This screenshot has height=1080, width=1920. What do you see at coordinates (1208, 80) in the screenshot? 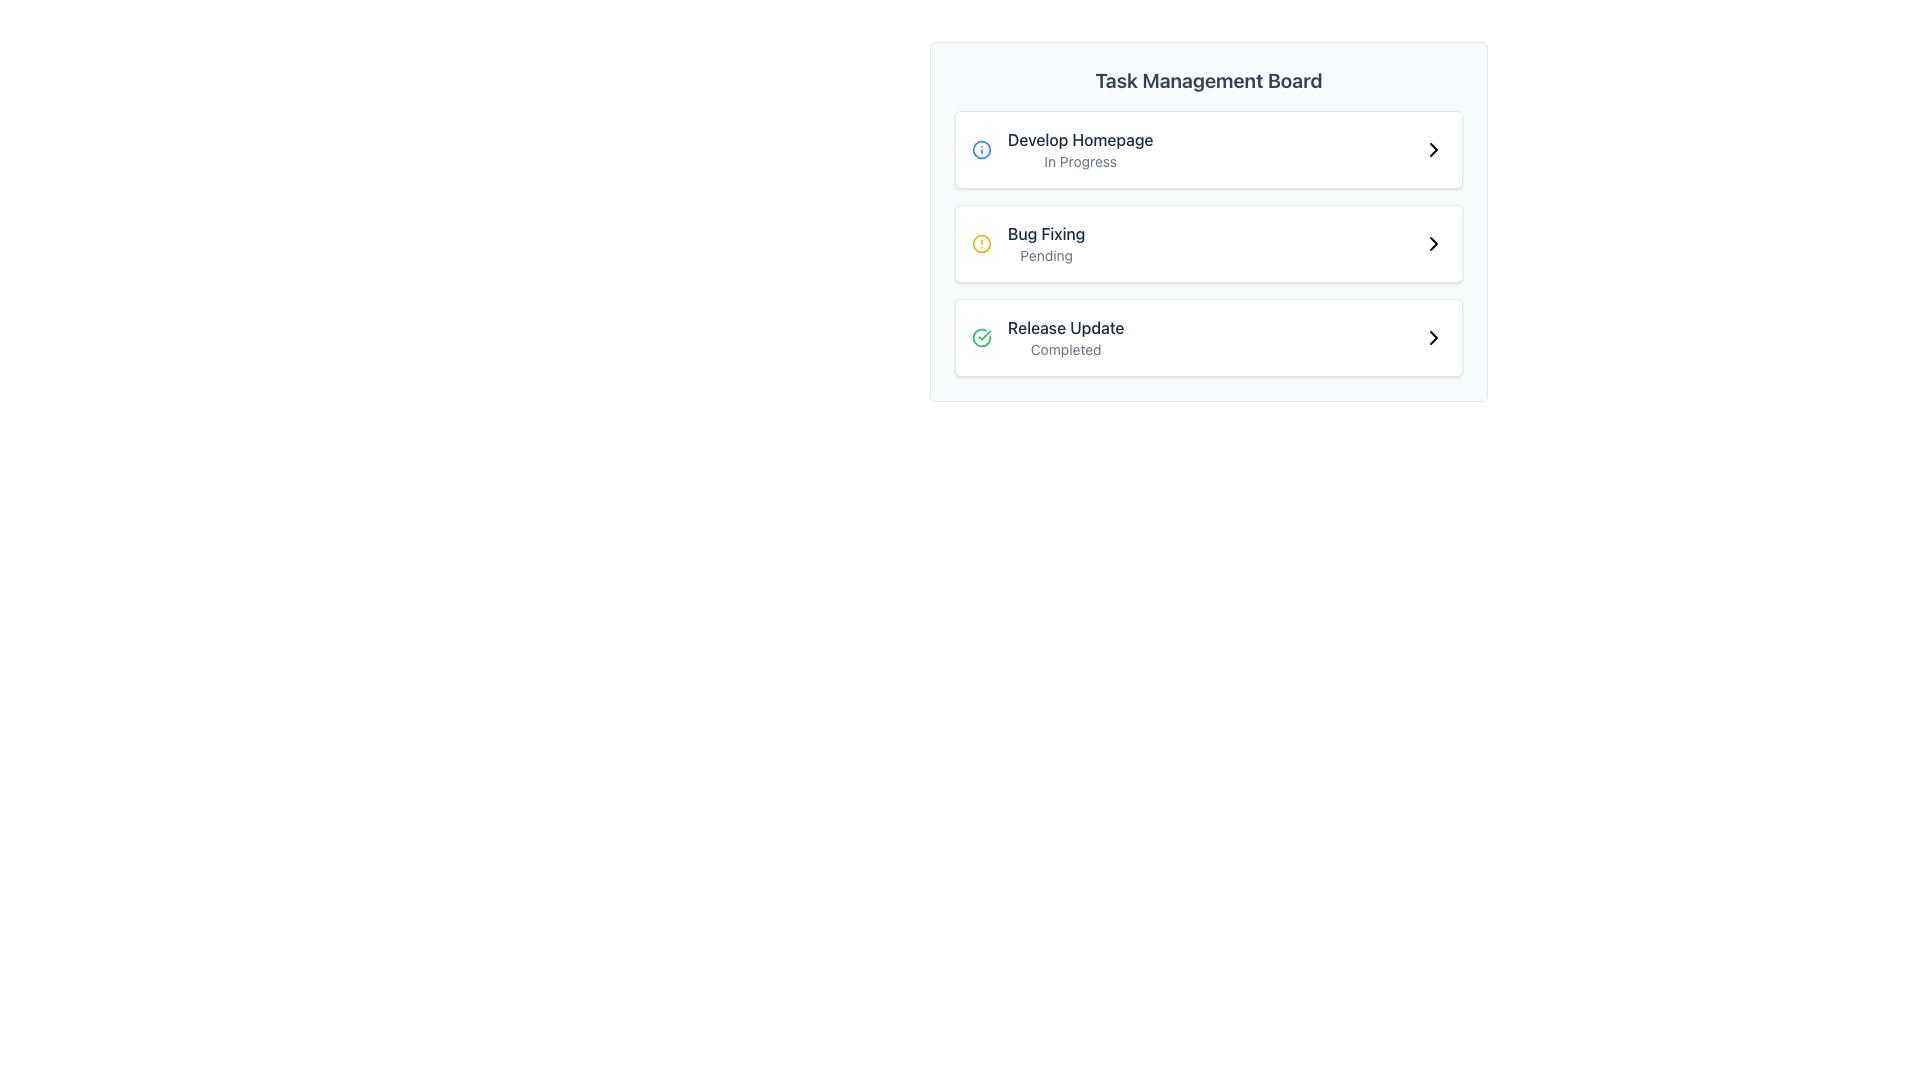
I see `the Text Label at the top of the task management interface` at bounding box center [1208, 80].